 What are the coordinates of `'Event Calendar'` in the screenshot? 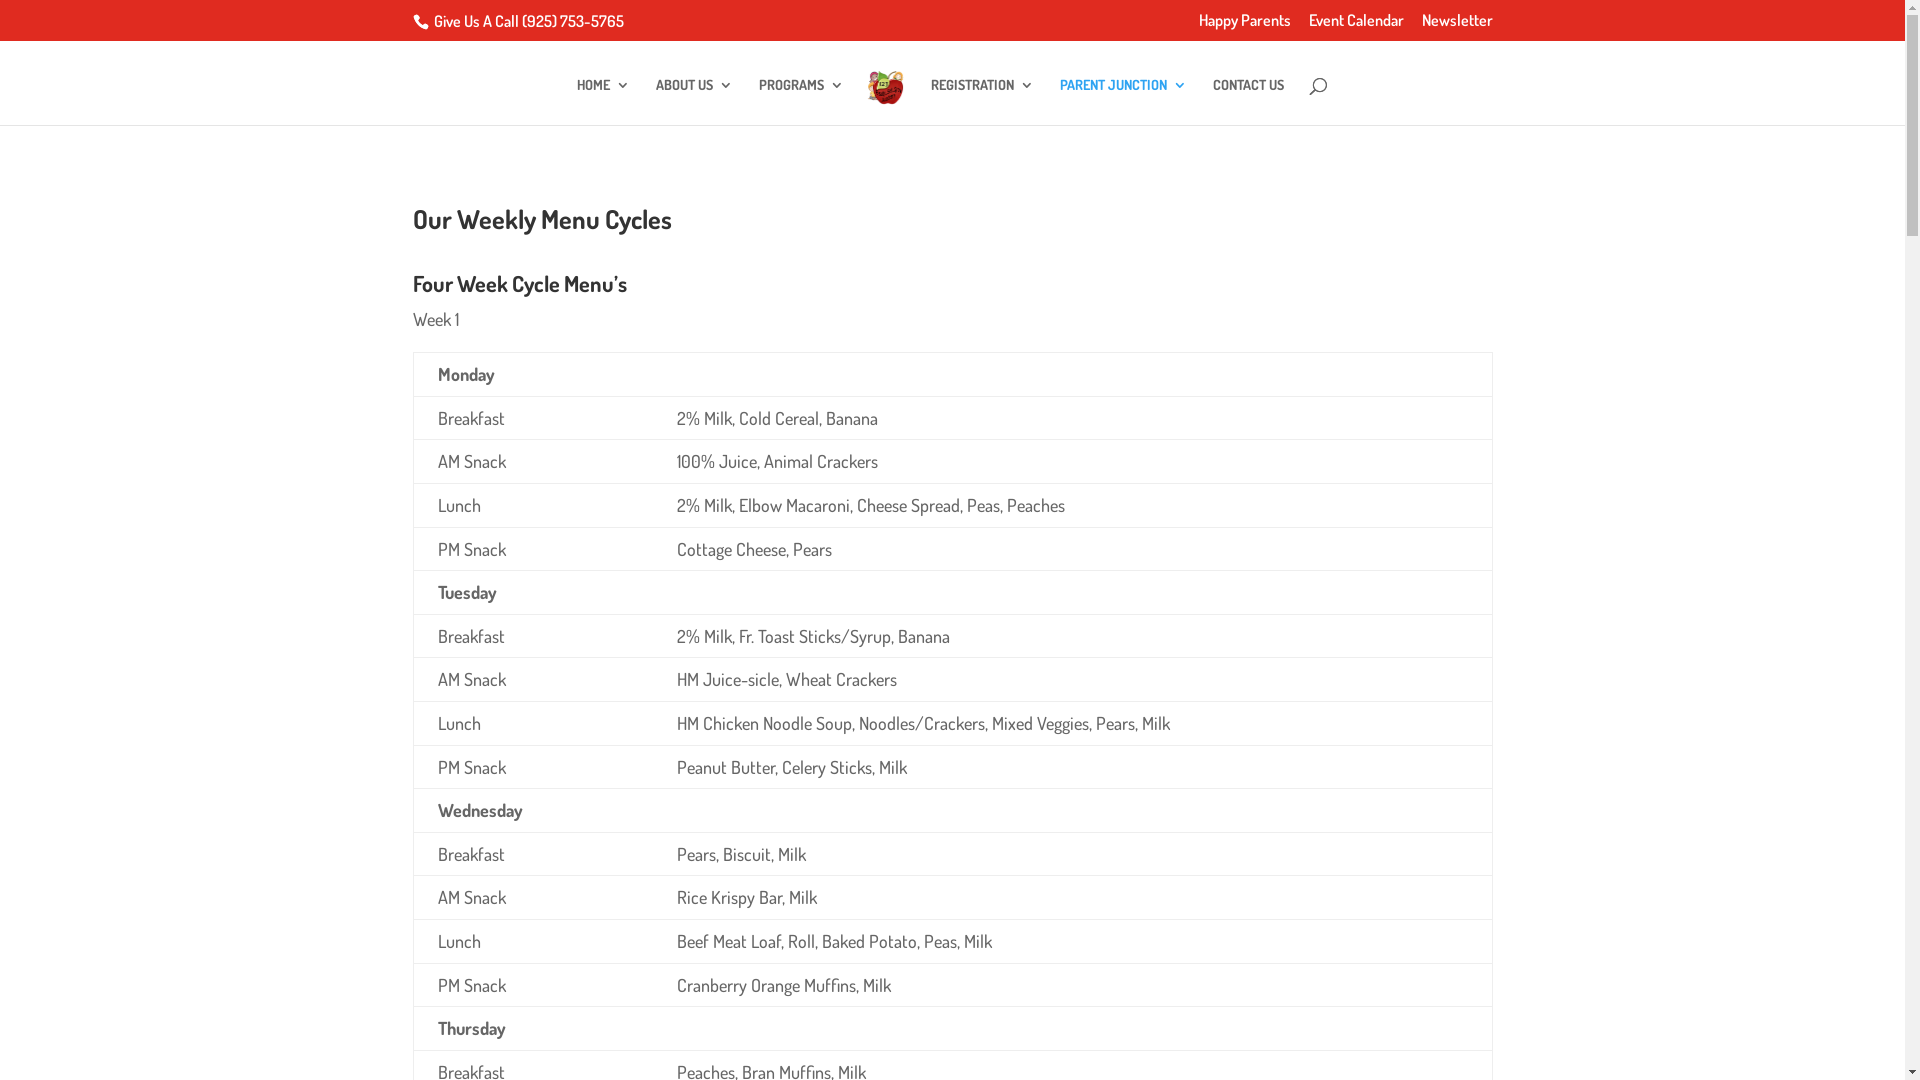 It's located at (1355, 26).